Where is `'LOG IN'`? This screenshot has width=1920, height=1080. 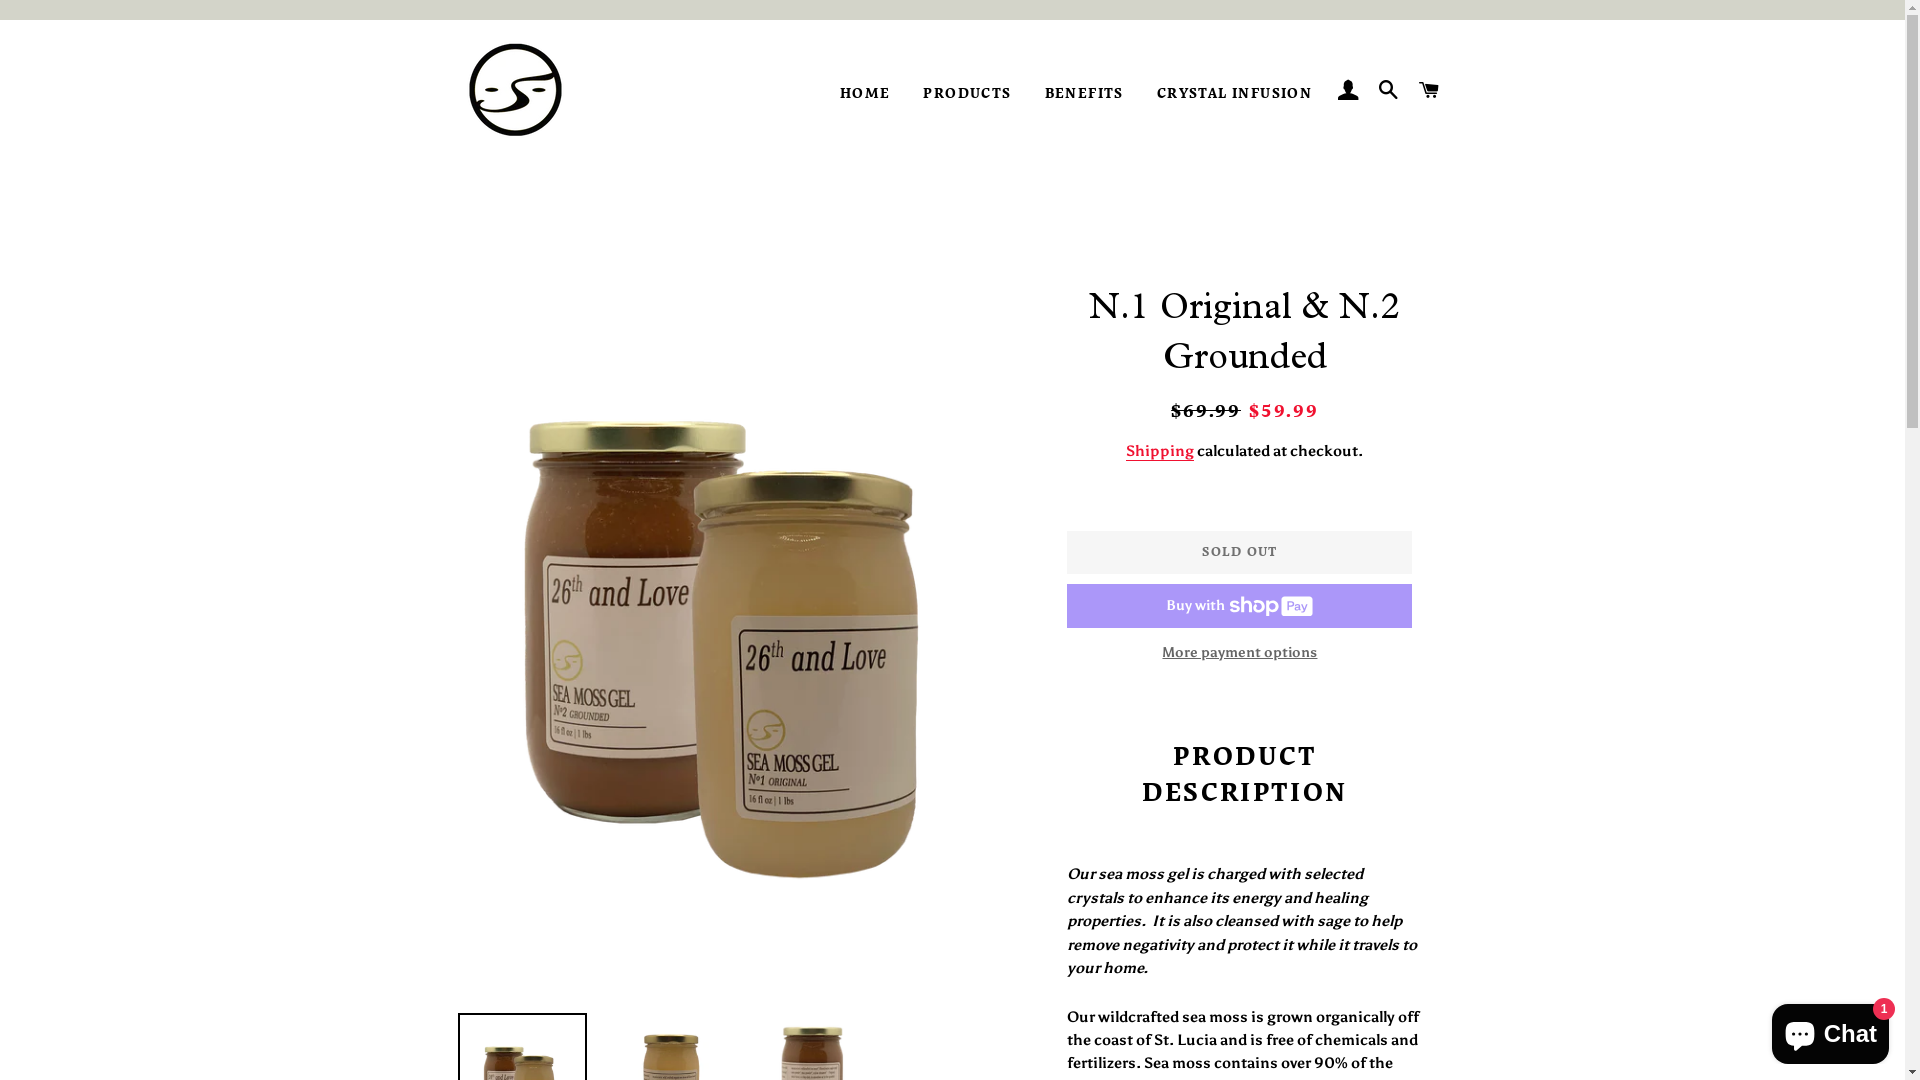 'LOG IN' is located at coordinates (1348, 92).